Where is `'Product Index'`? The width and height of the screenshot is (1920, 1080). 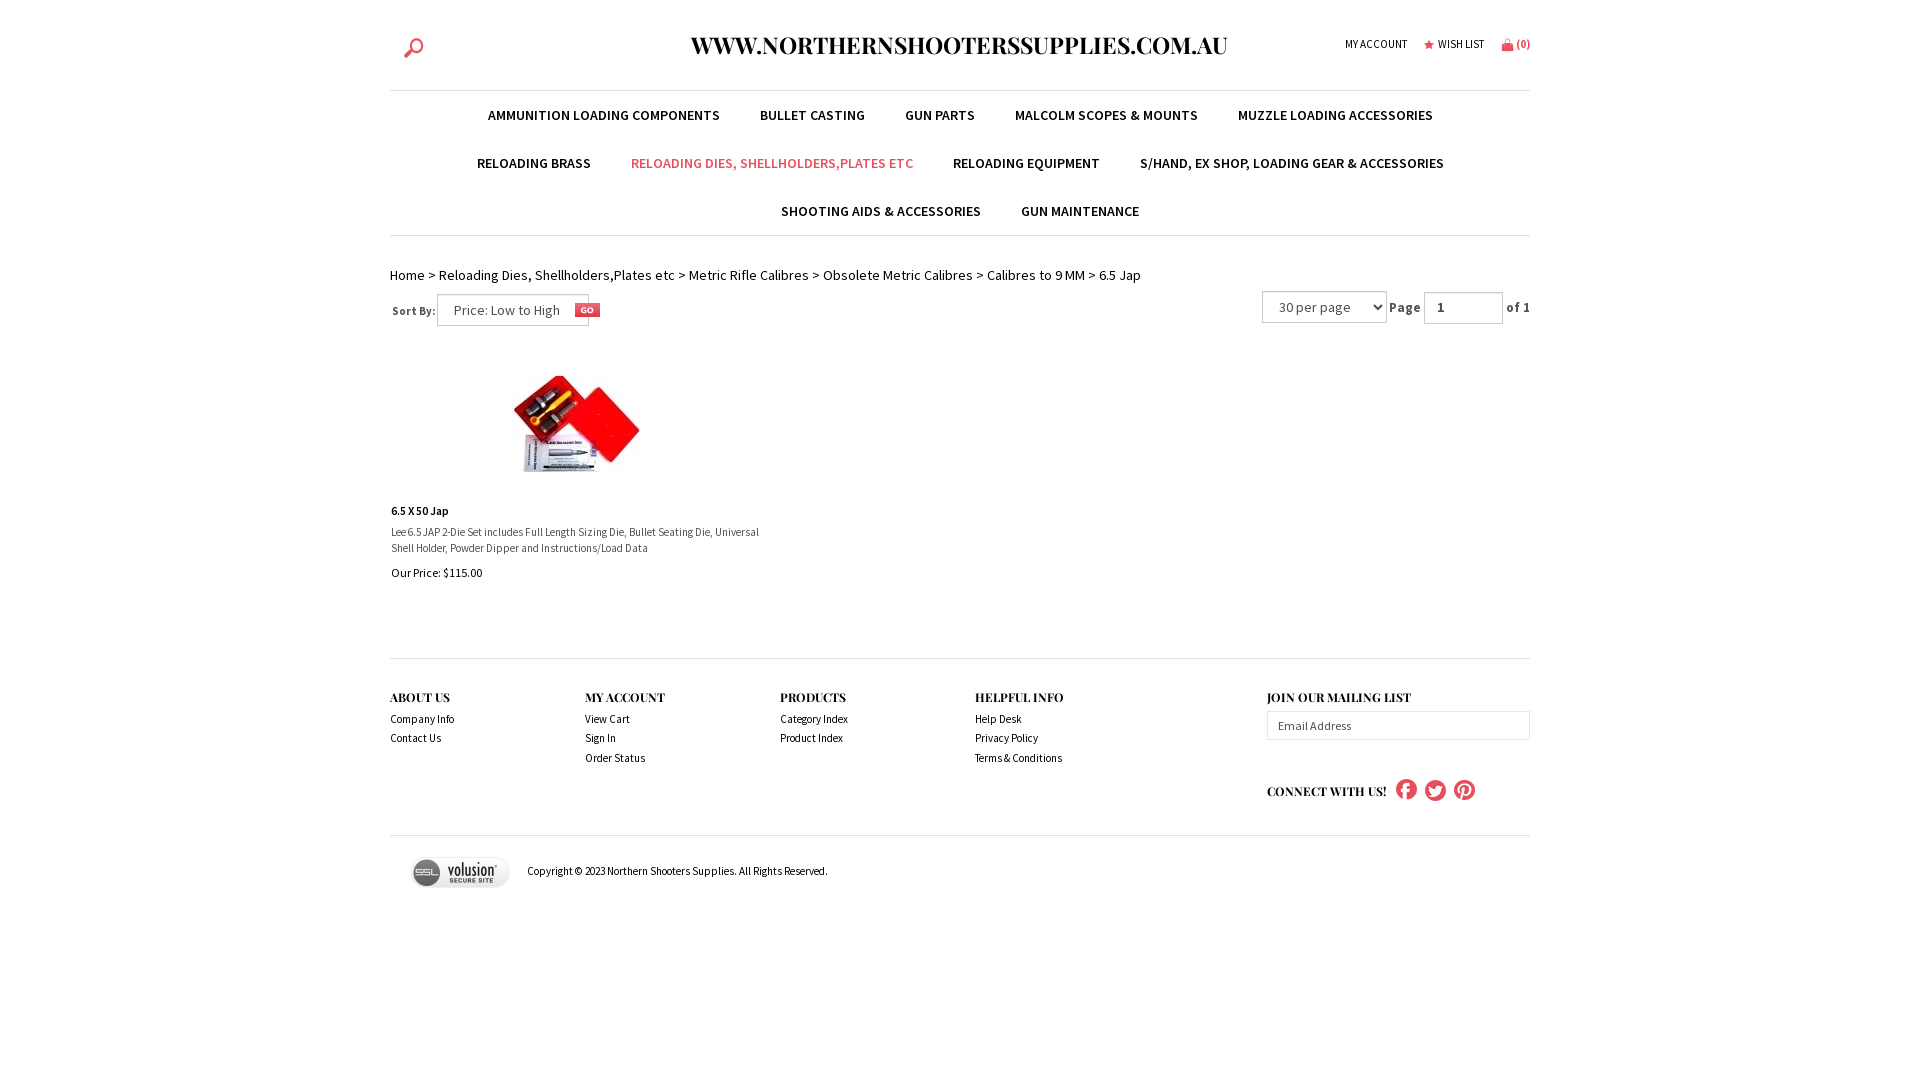 'Product Index' is located at coordinates (854, 739).